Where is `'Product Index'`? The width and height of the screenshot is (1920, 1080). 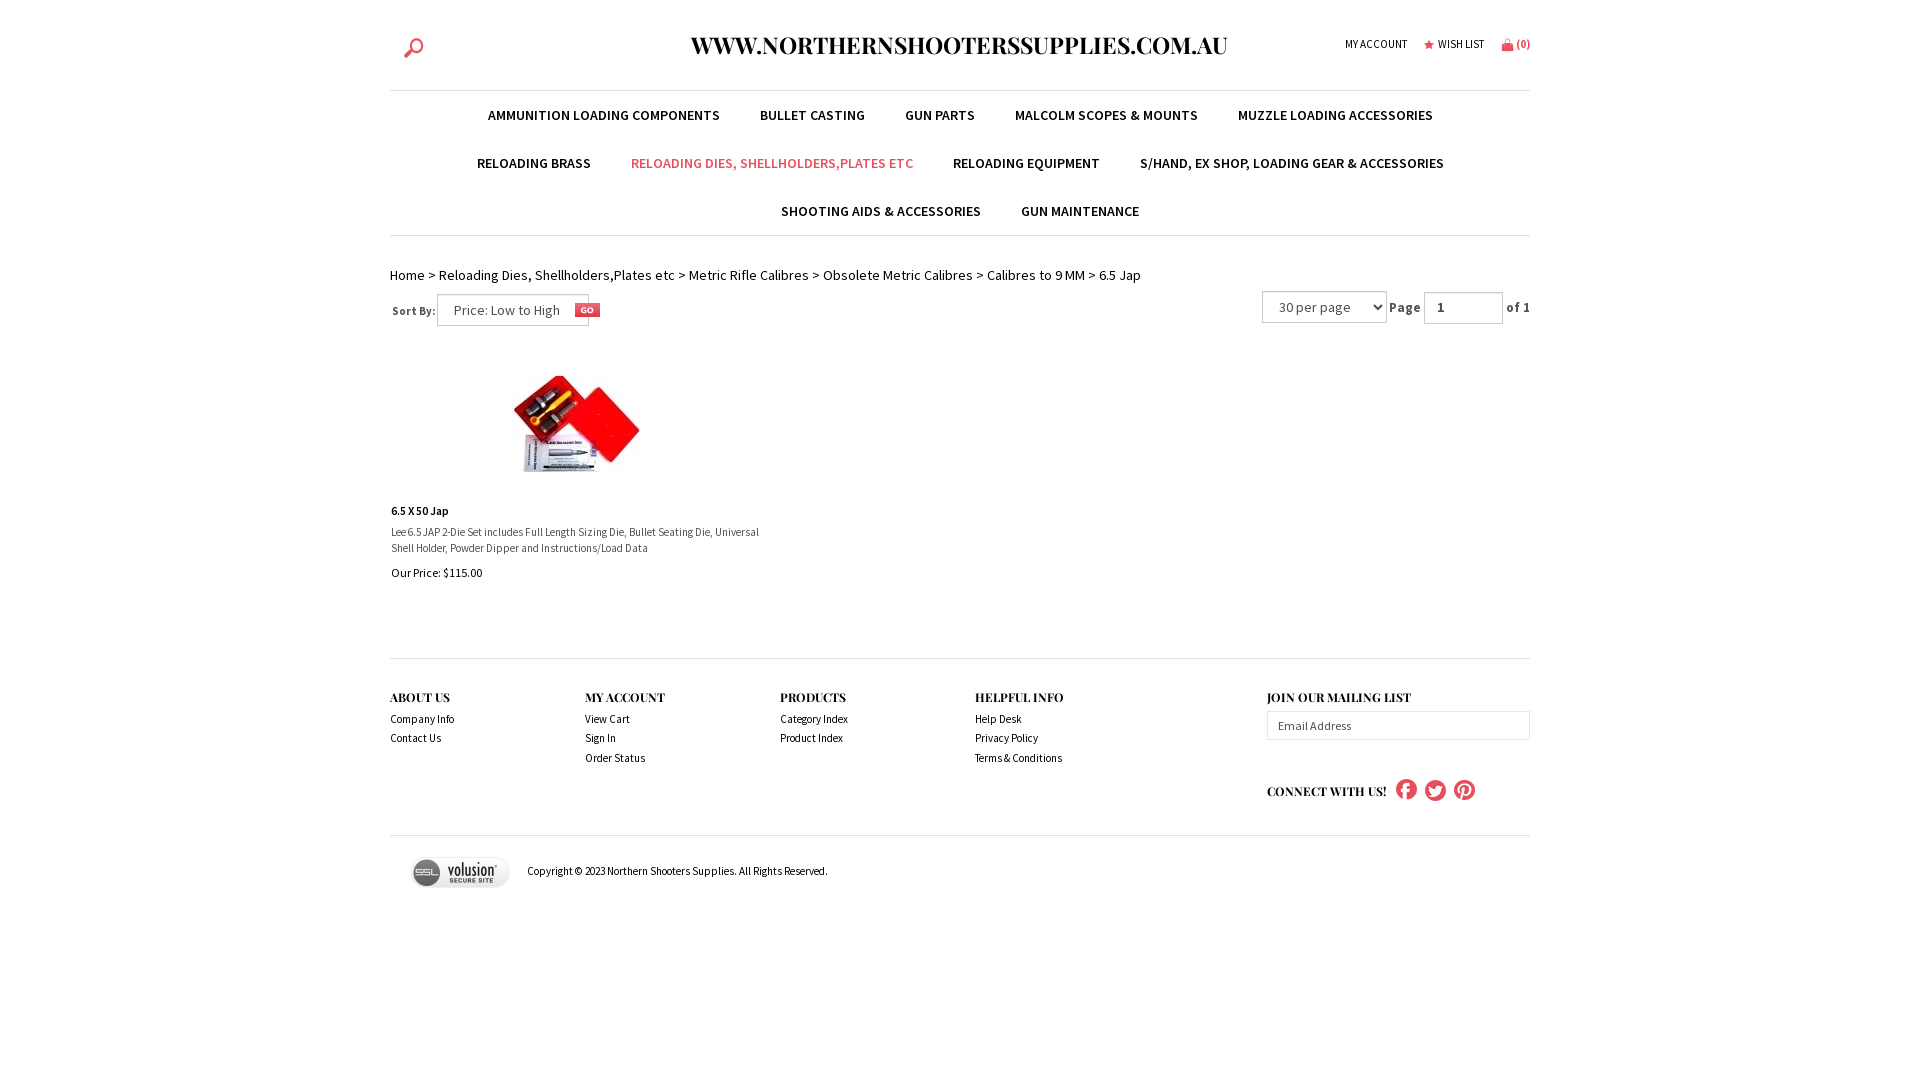 'Product Index' is located at coordinates (854, 739).